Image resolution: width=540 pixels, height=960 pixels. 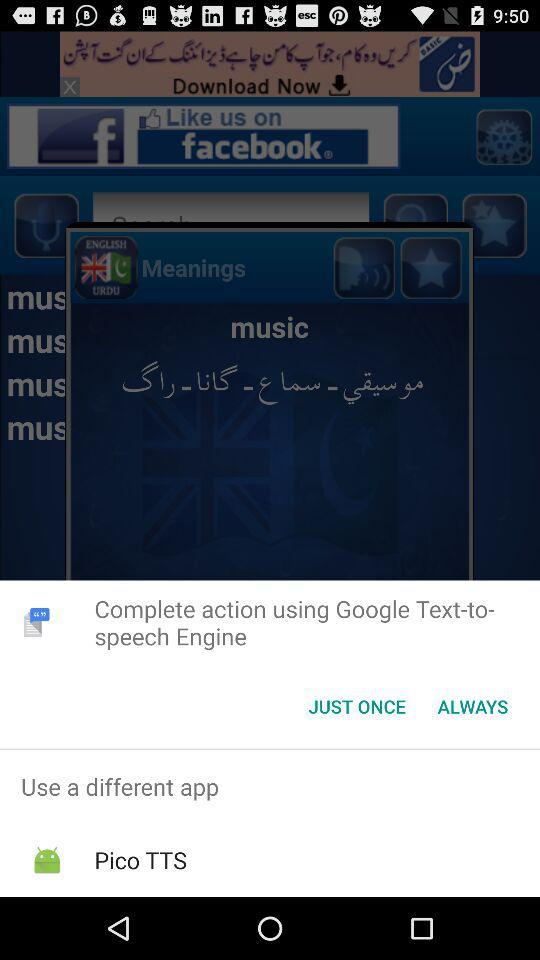 What do you see at coordinates (356, 706) in the screenshot?
I see `the just once item` at bounding box center [356, 706].